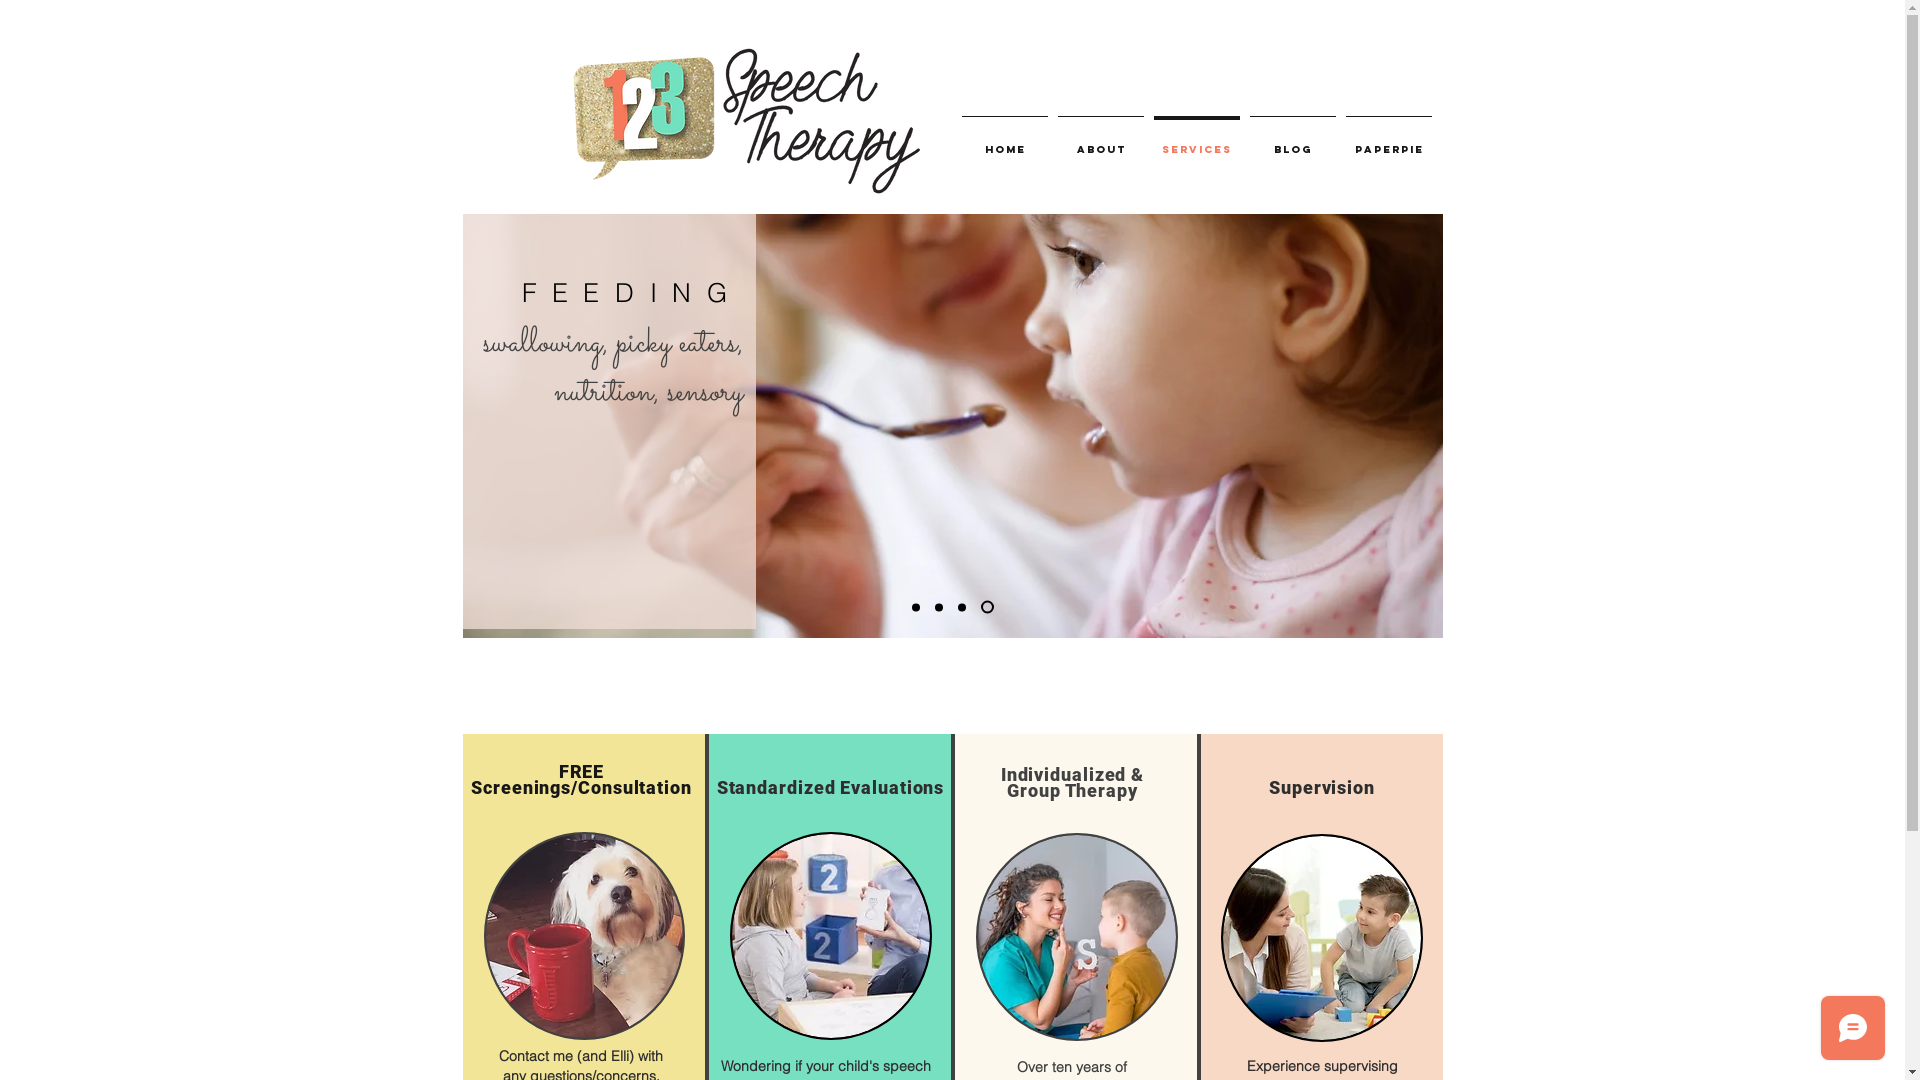 This screenshot has height=1080, width=1920. Describe the element at coordinates (1196, 140) in the screenshot. I see `'SERVICES'` at that location.